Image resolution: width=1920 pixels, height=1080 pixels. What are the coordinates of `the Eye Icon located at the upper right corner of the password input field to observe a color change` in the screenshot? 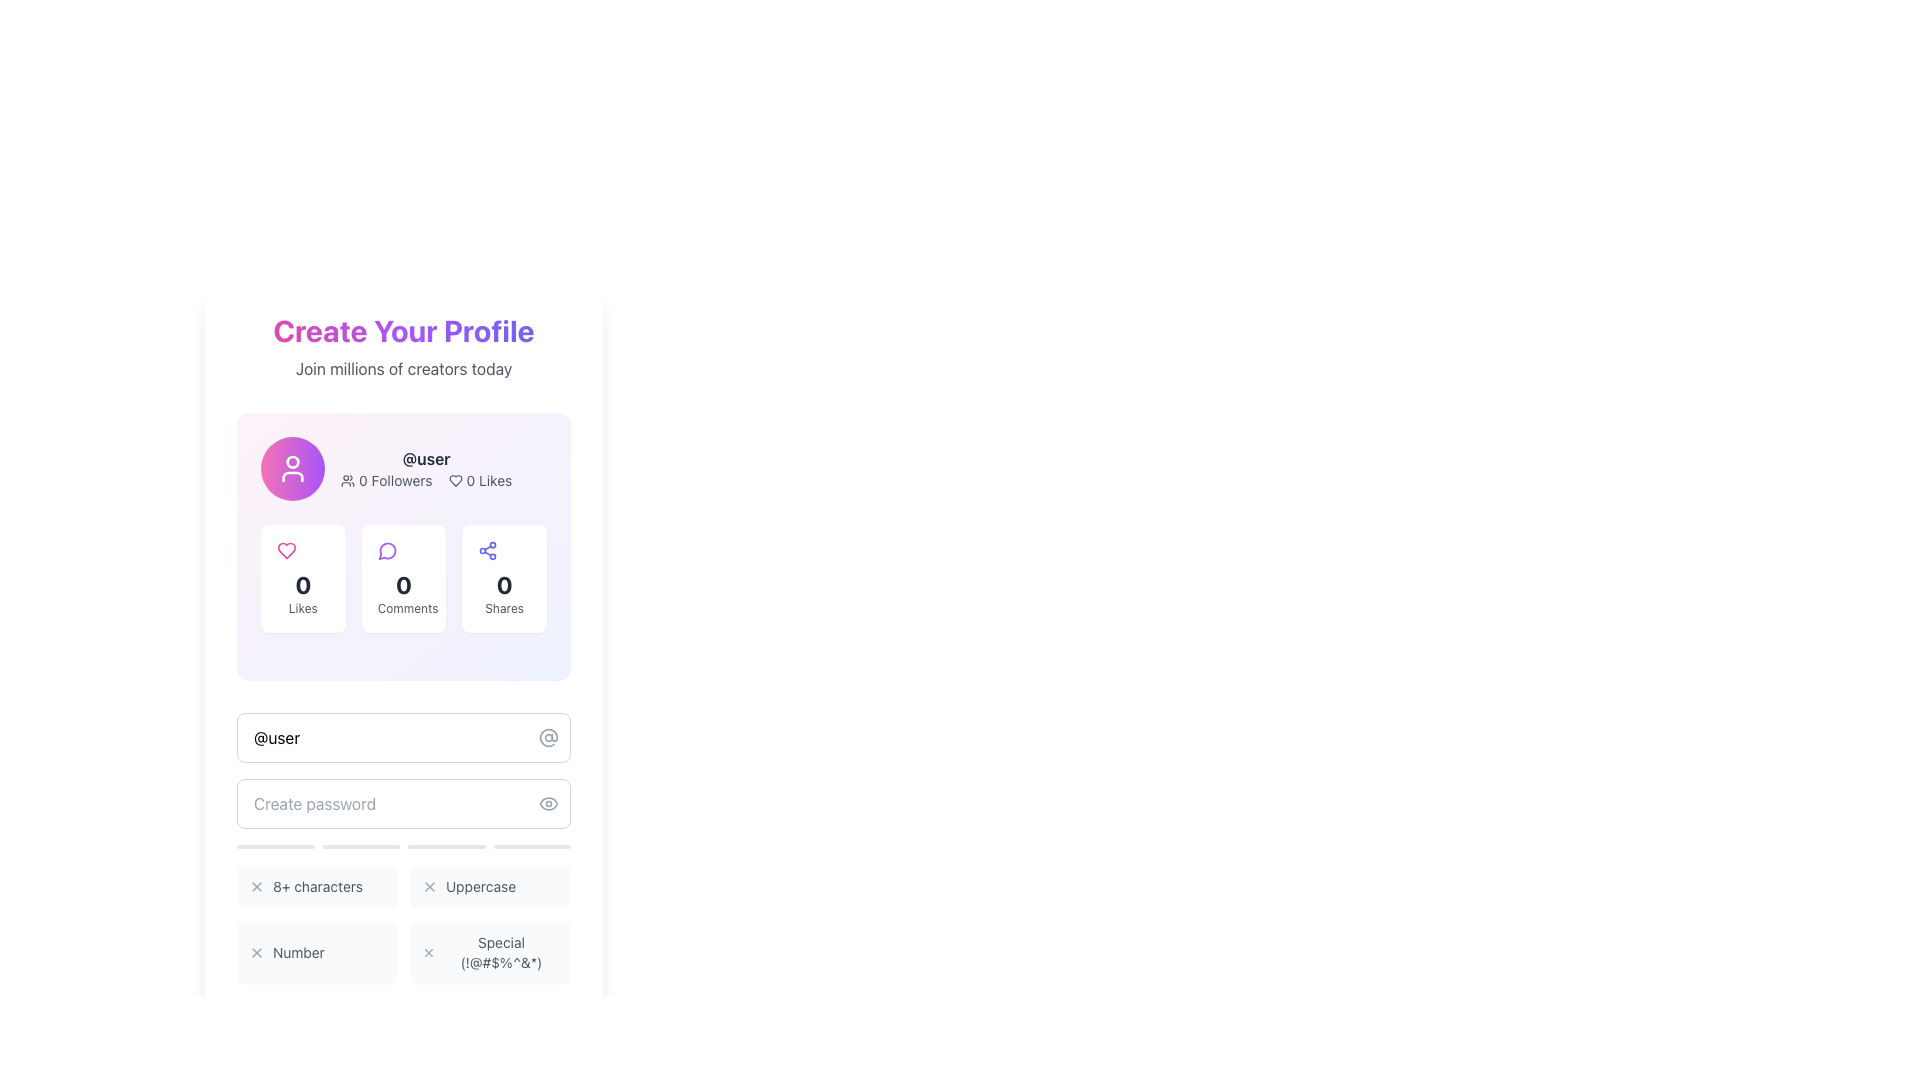 It's located at (548, 802).